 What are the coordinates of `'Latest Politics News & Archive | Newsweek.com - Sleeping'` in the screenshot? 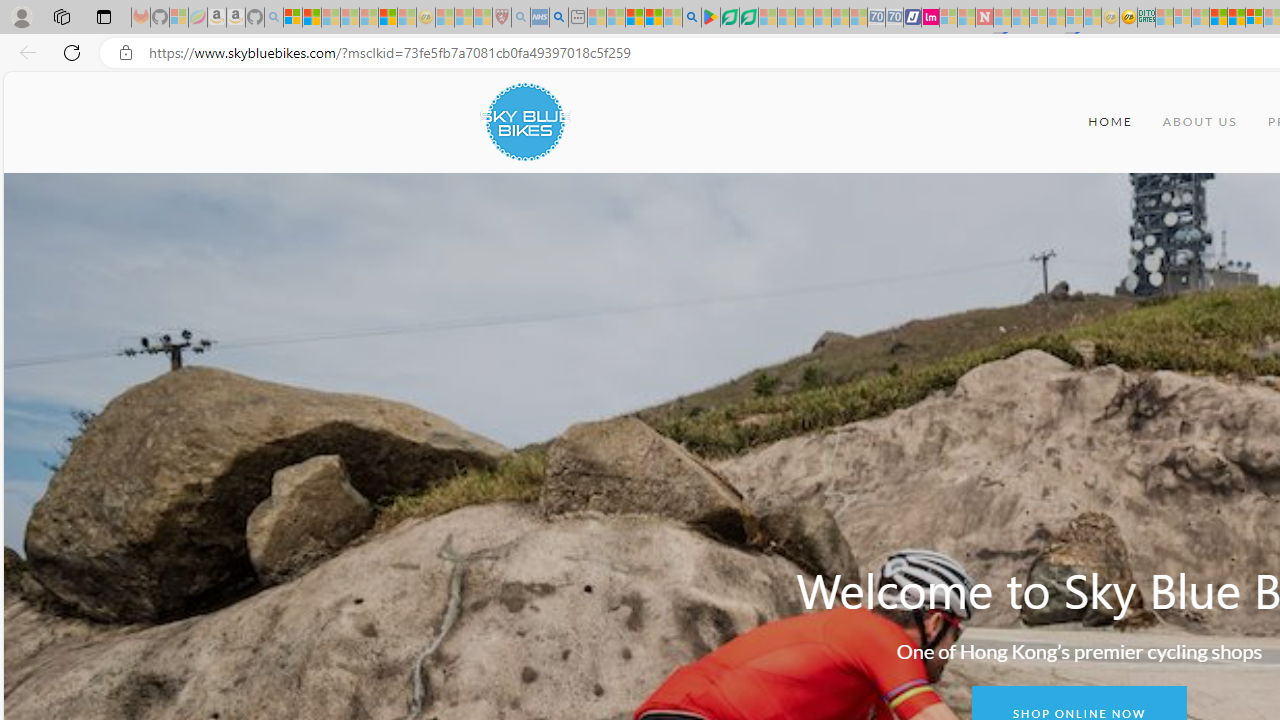 It's located at (984, 17).